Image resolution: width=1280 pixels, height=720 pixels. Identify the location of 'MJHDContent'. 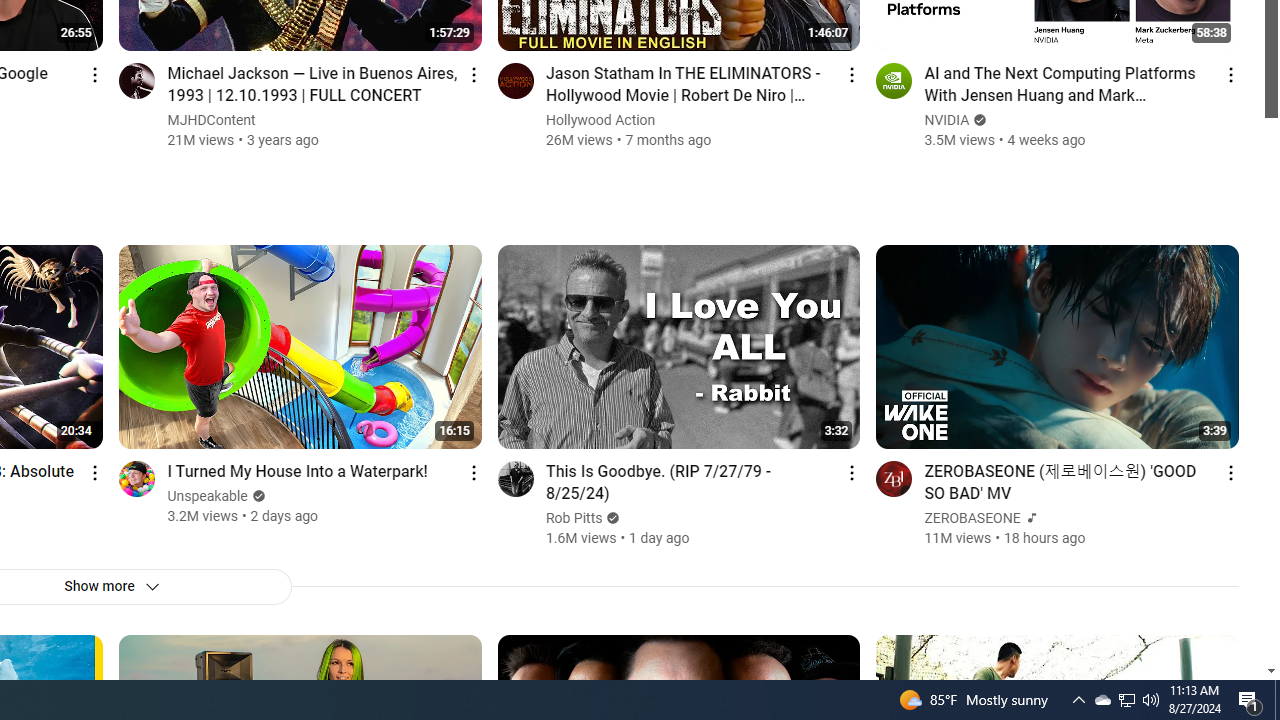
(212, 120).